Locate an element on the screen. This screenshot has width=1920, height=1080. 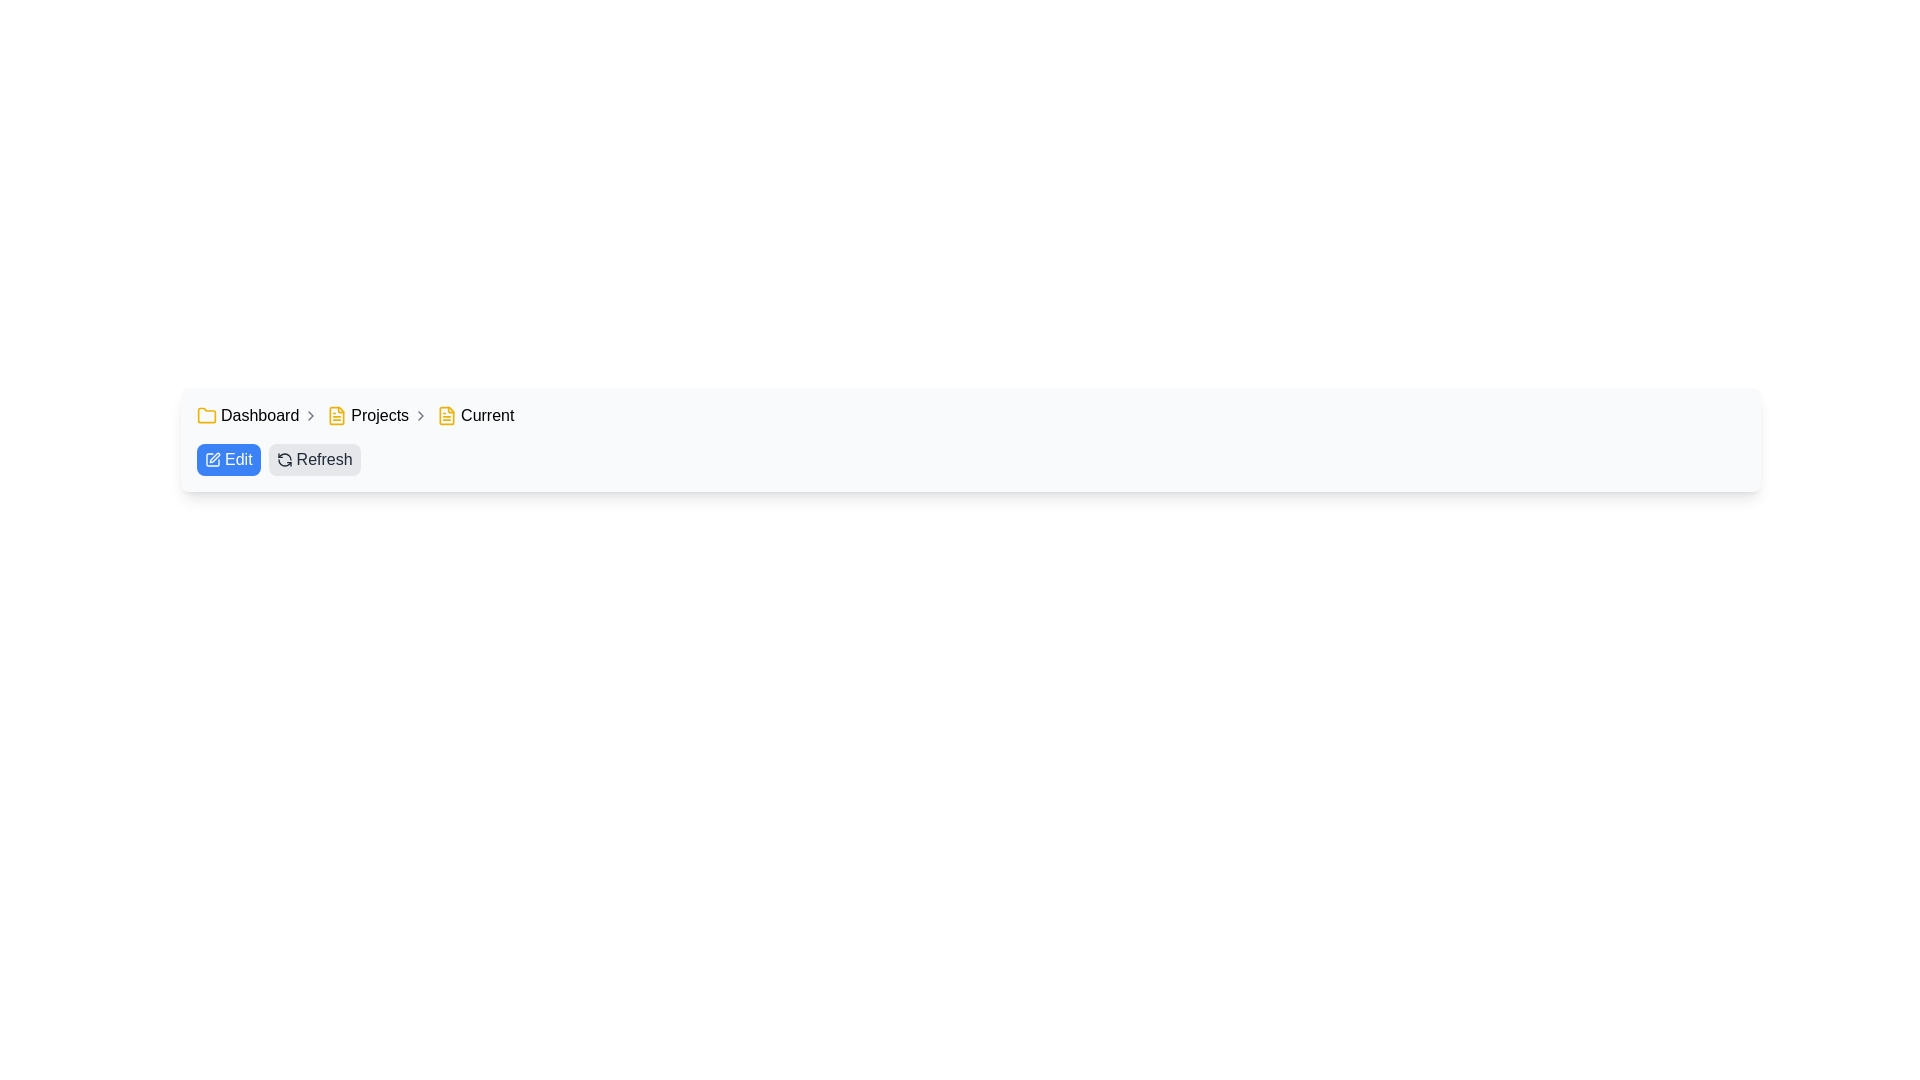
the yellow folder icon representing the Dashboard section, located to the far left of the navigation breadcrumb bar is located at coordinates (206, 415).